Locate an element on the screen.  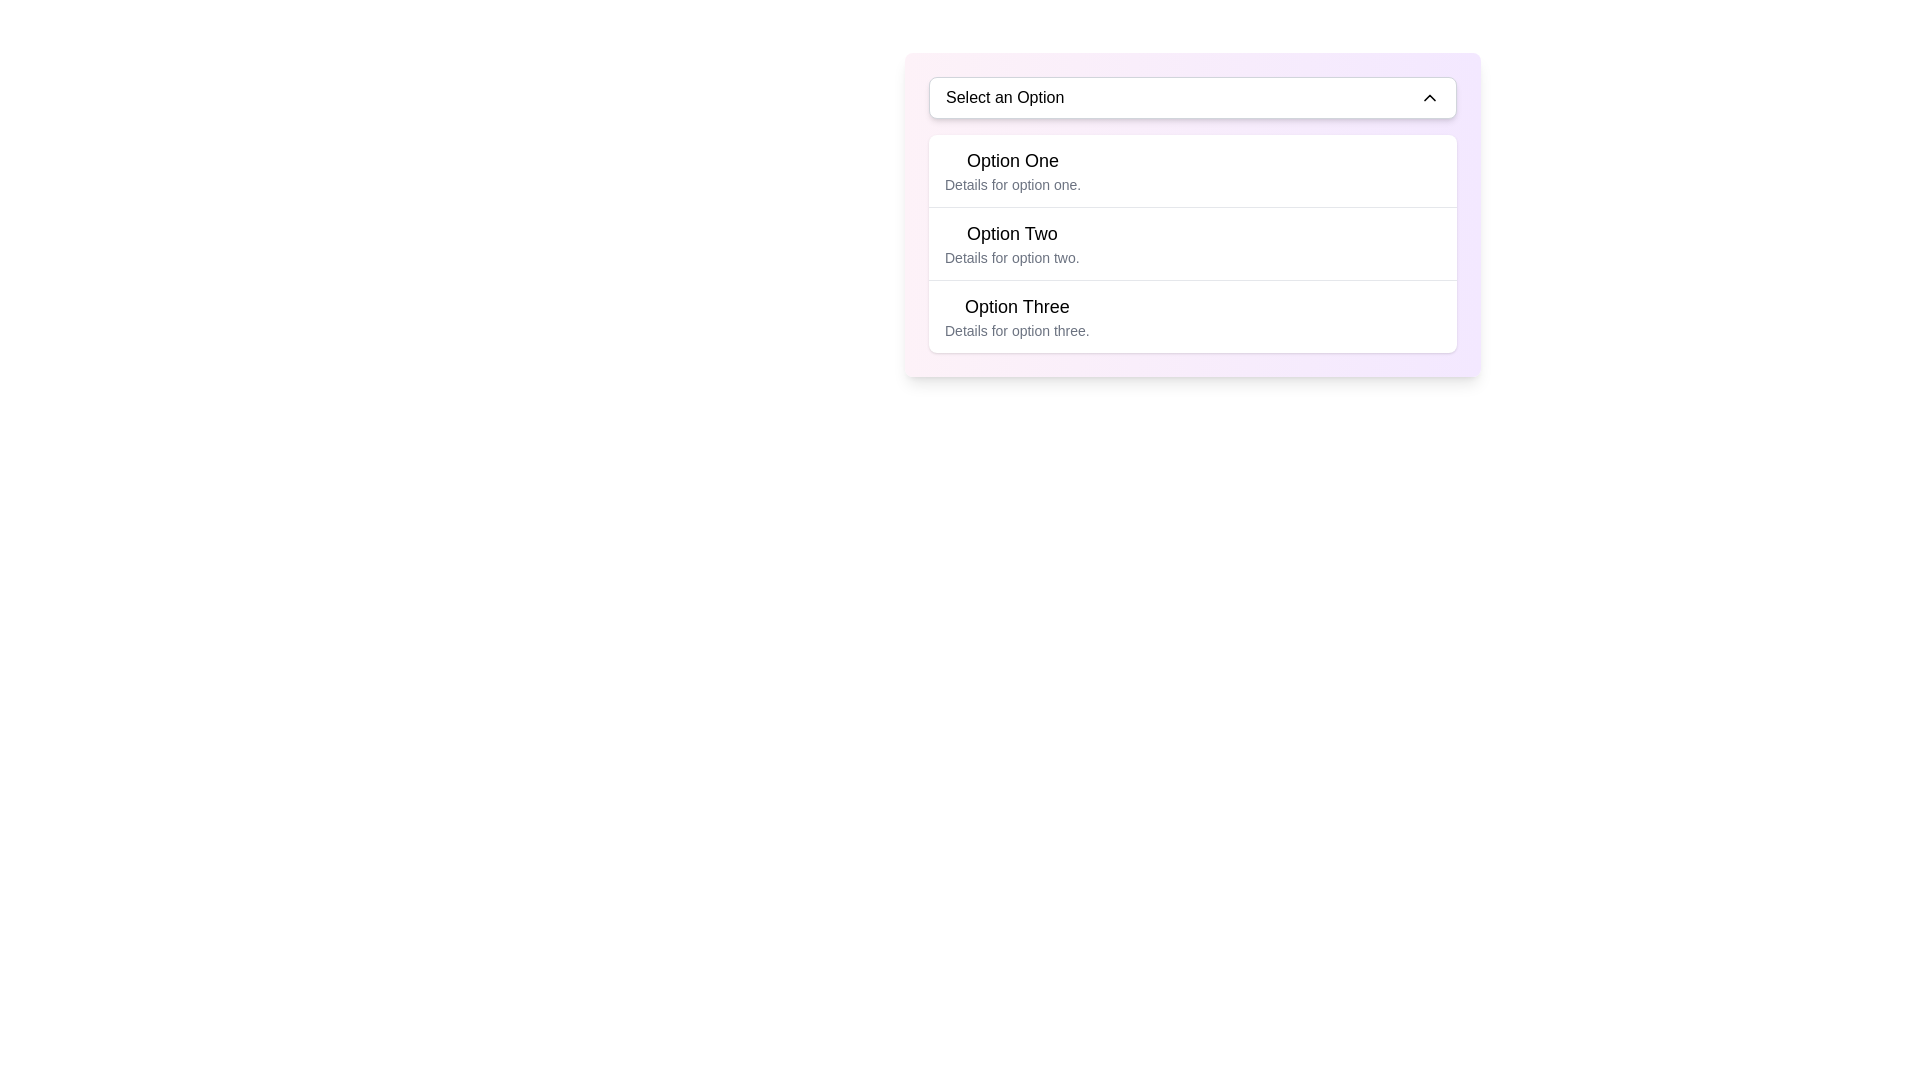
the list item labeled 'Option Three' is located at coordinates (1193, 315).